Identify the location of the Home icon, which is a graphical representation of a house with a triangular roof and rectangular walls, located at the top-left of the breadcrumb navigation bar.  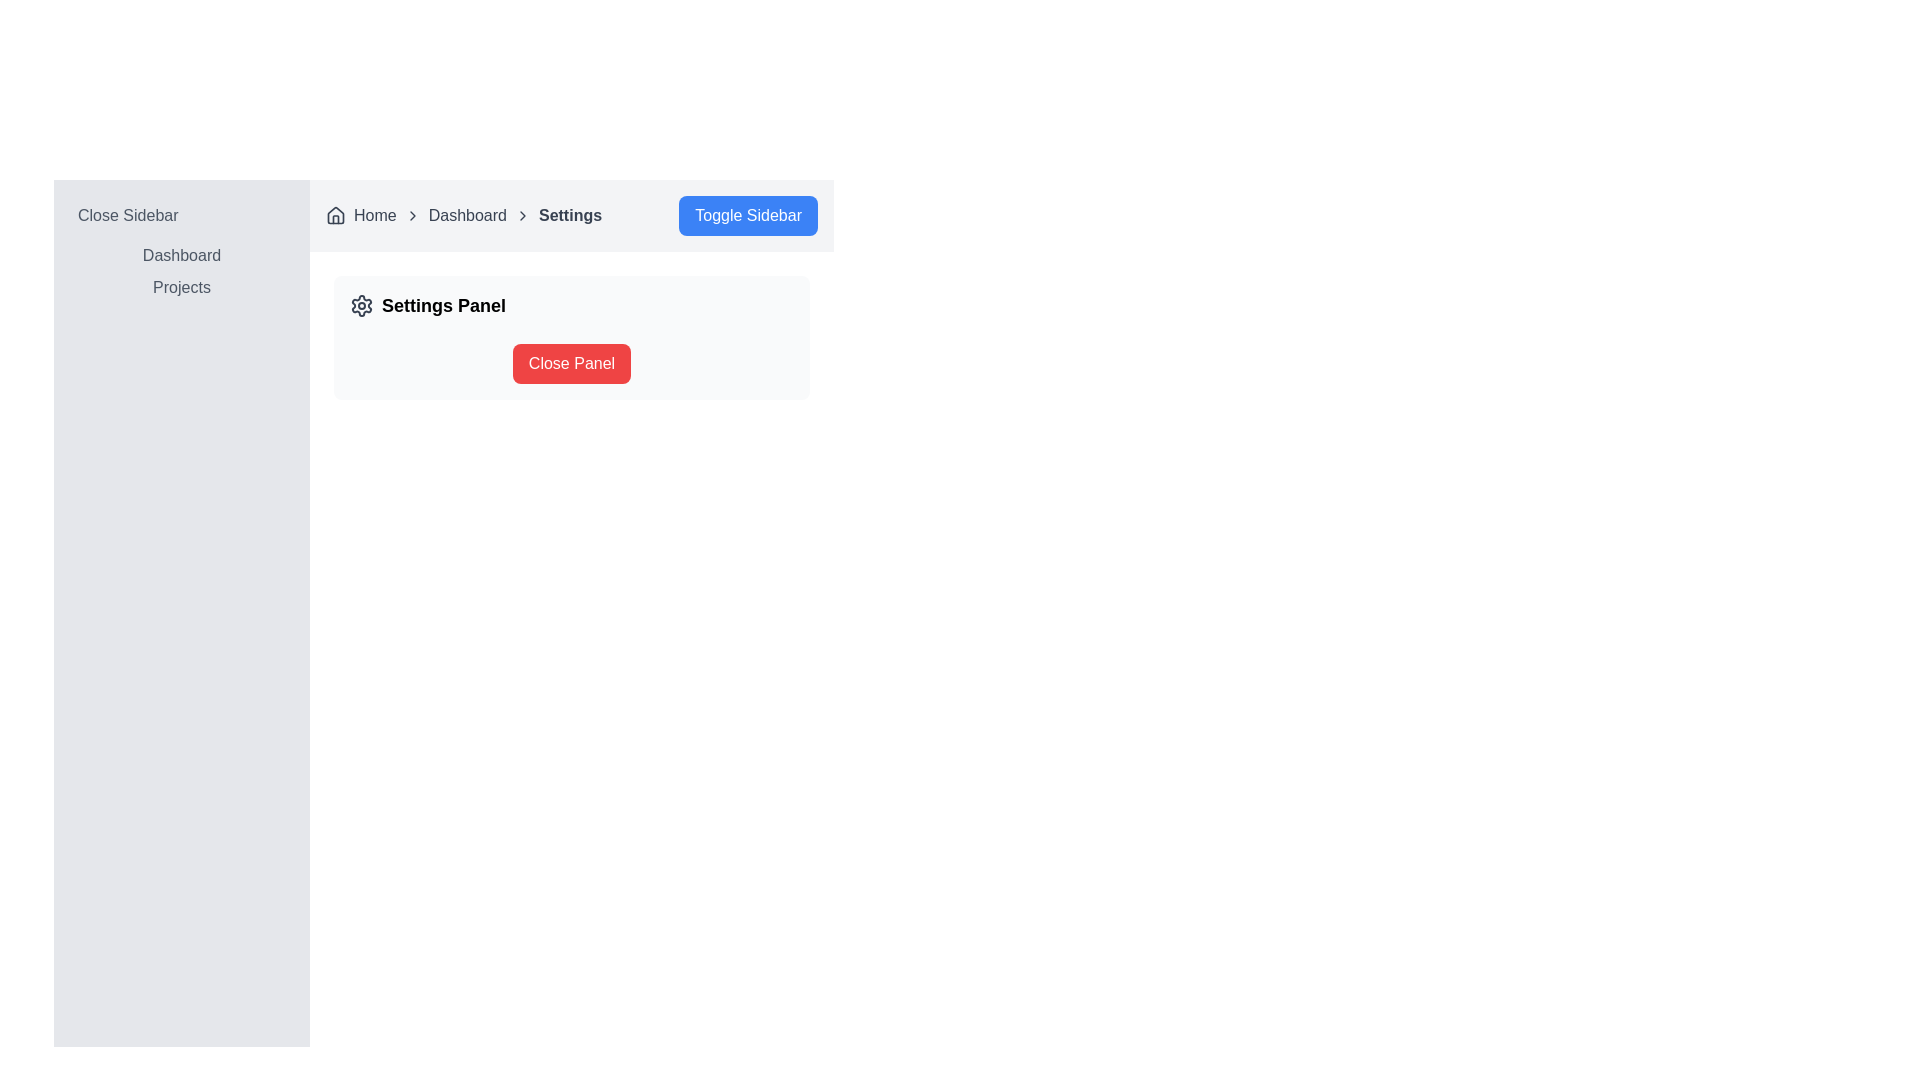
(336, 215).